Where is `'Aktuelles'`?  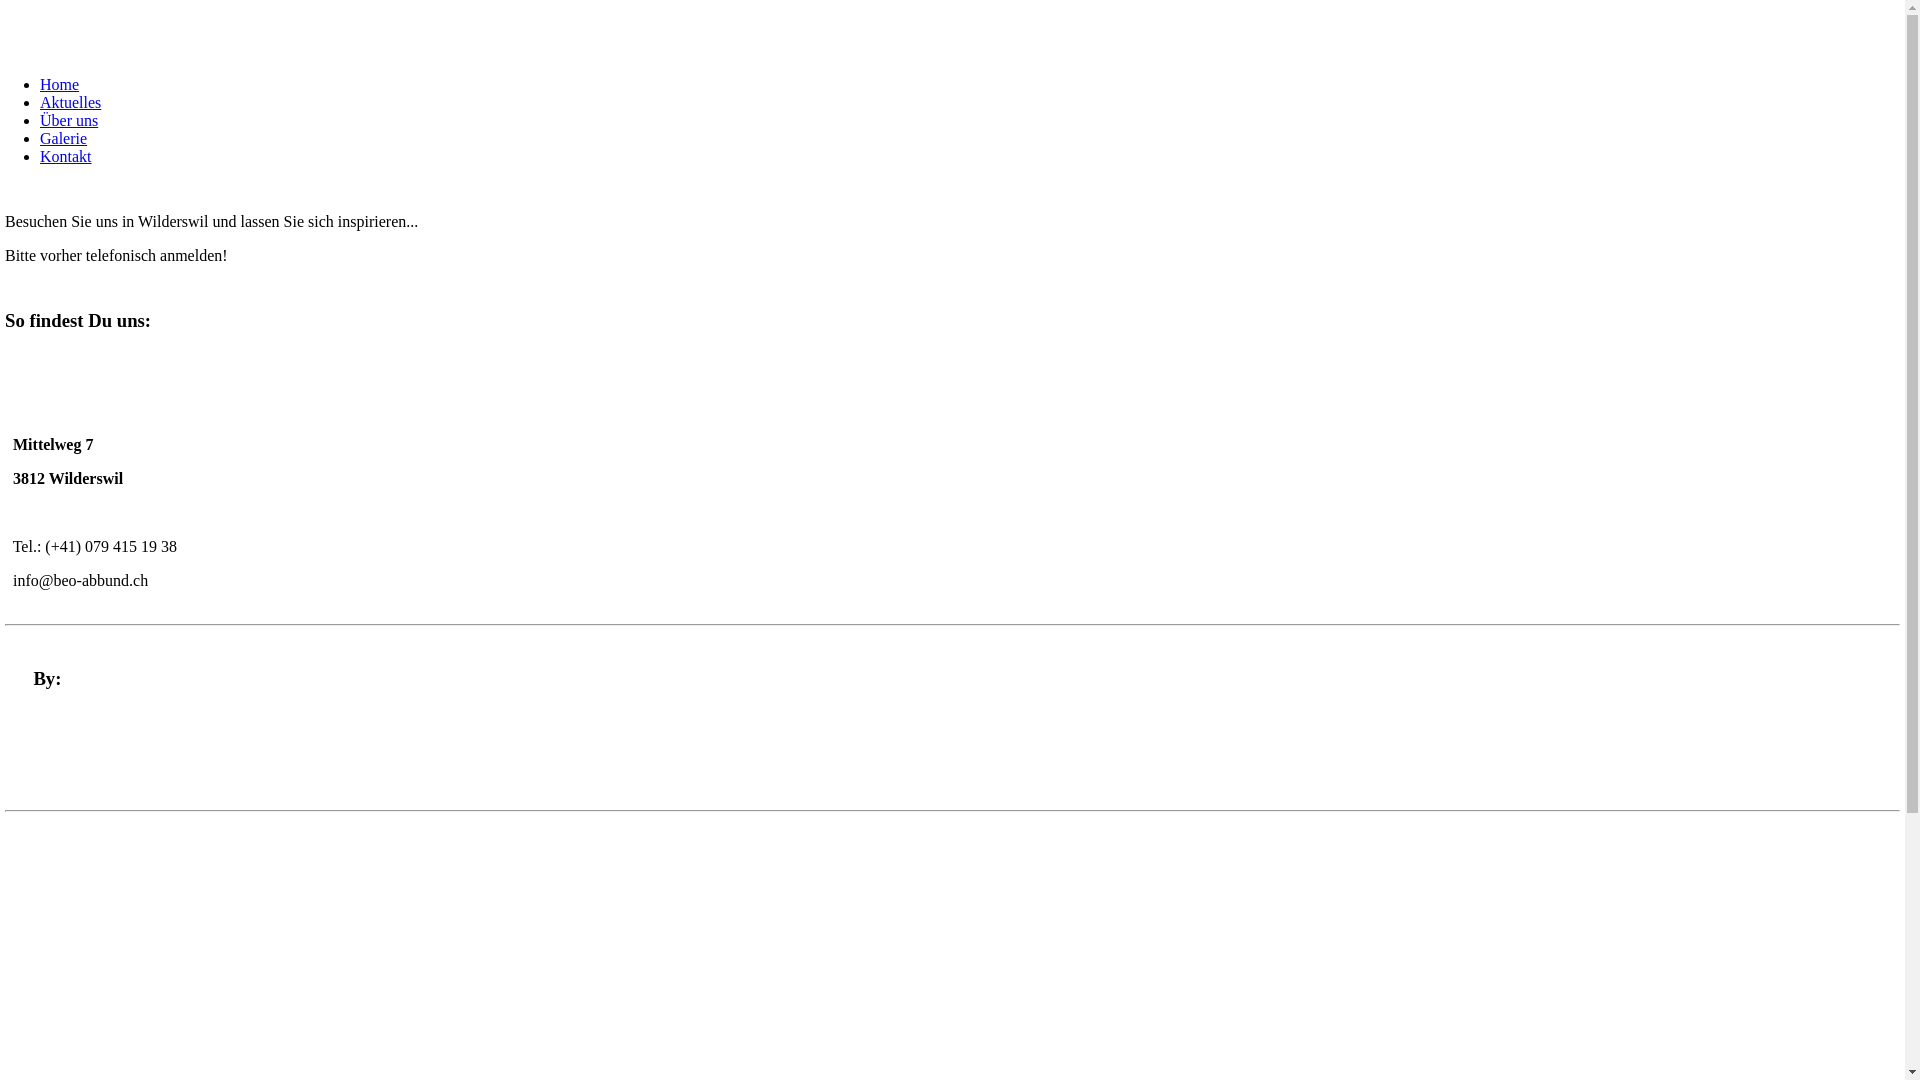
'Aktuelles' is located at coordinates (70, 102).